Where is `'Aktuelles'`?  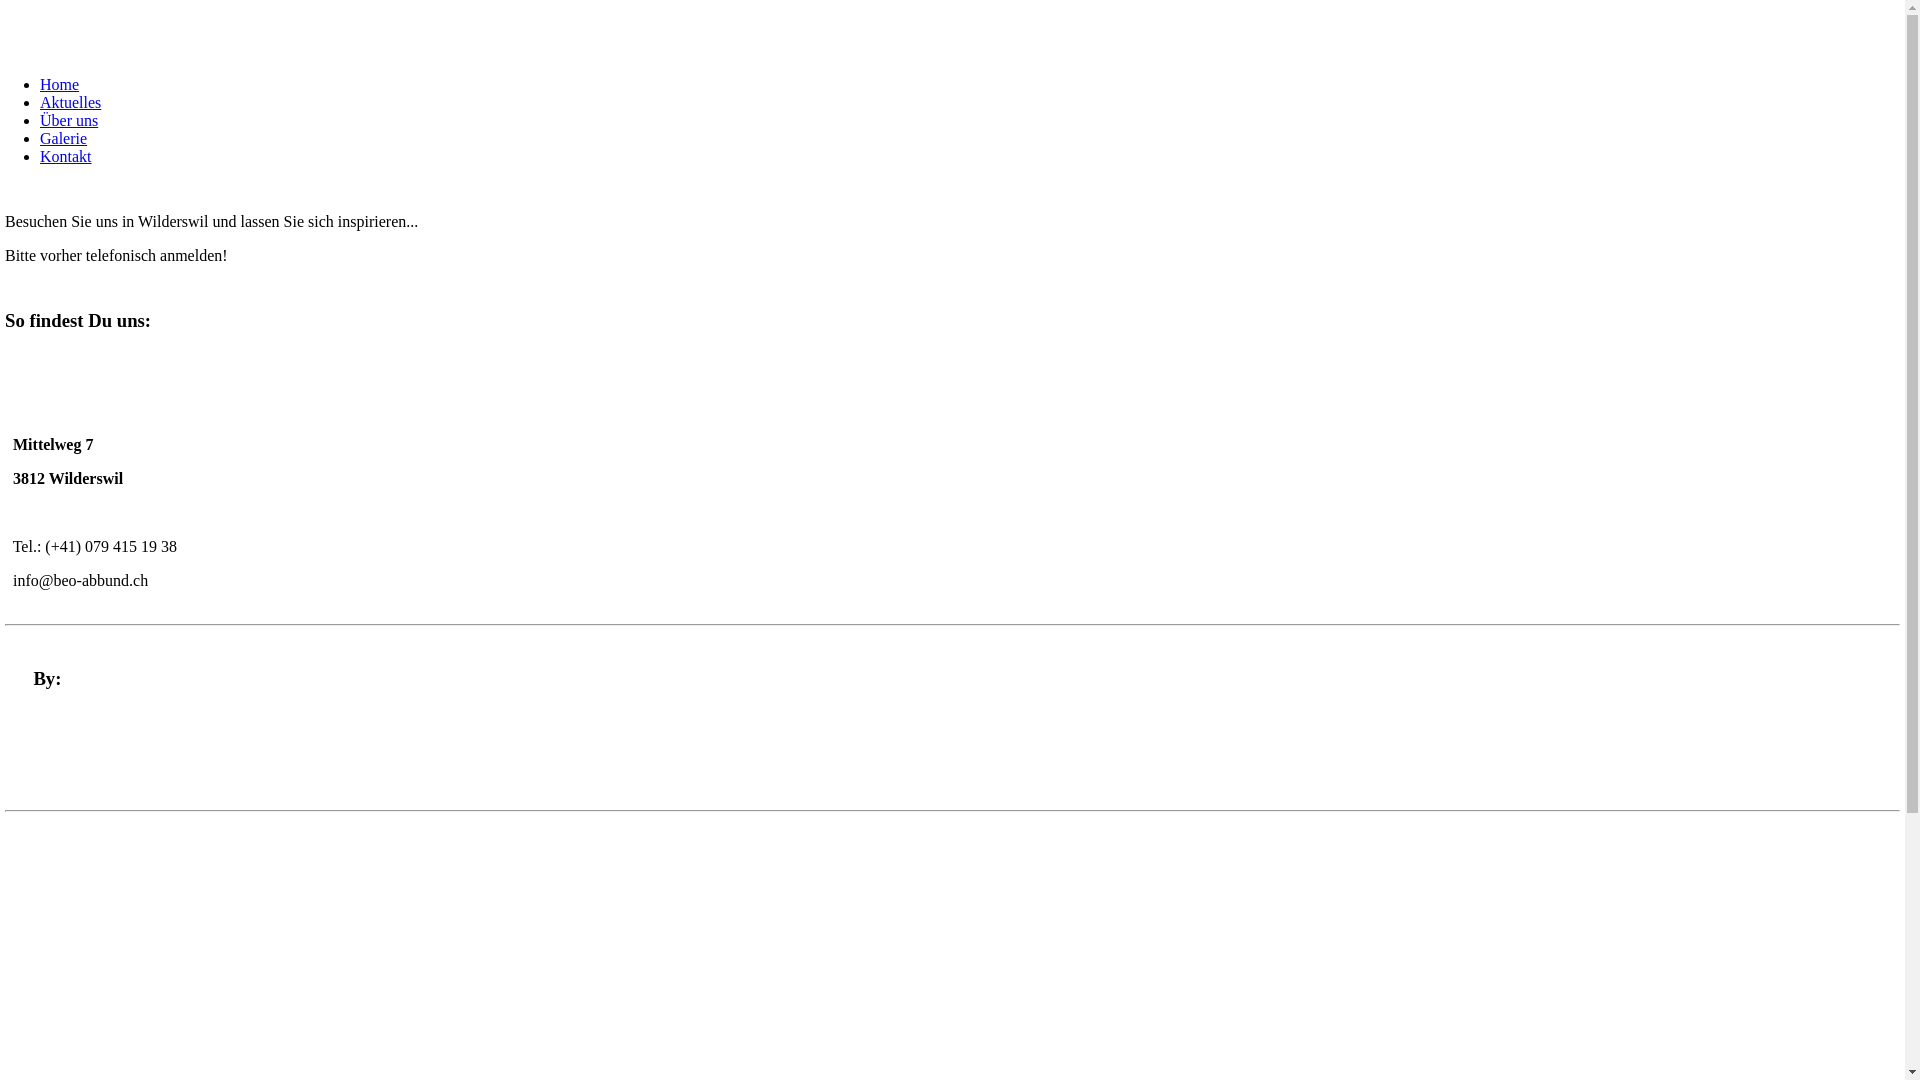
'Aktuelles' is located at coordinates (70, 102).